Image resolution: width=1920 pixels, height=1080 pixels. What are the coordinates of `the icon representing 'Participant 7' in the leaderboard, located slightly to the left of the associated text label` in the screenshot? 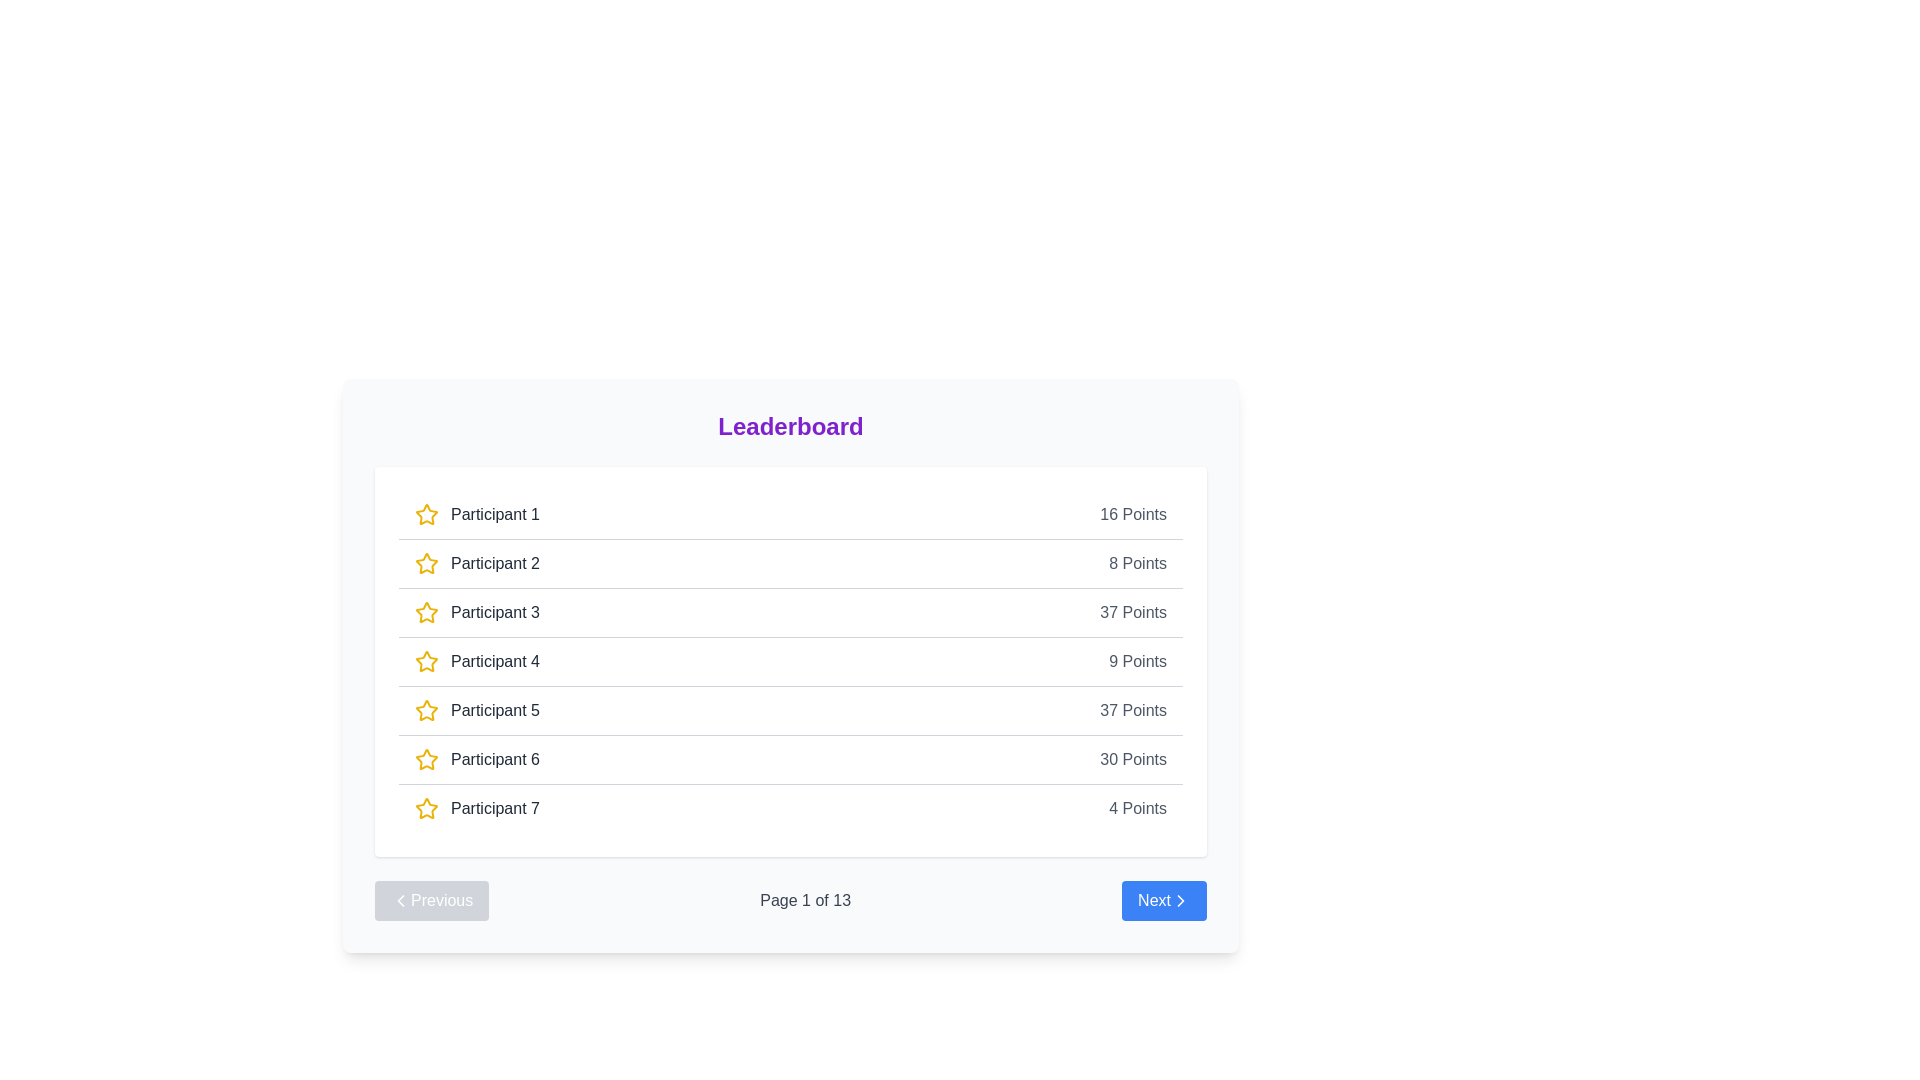 It's located at (426, 808).